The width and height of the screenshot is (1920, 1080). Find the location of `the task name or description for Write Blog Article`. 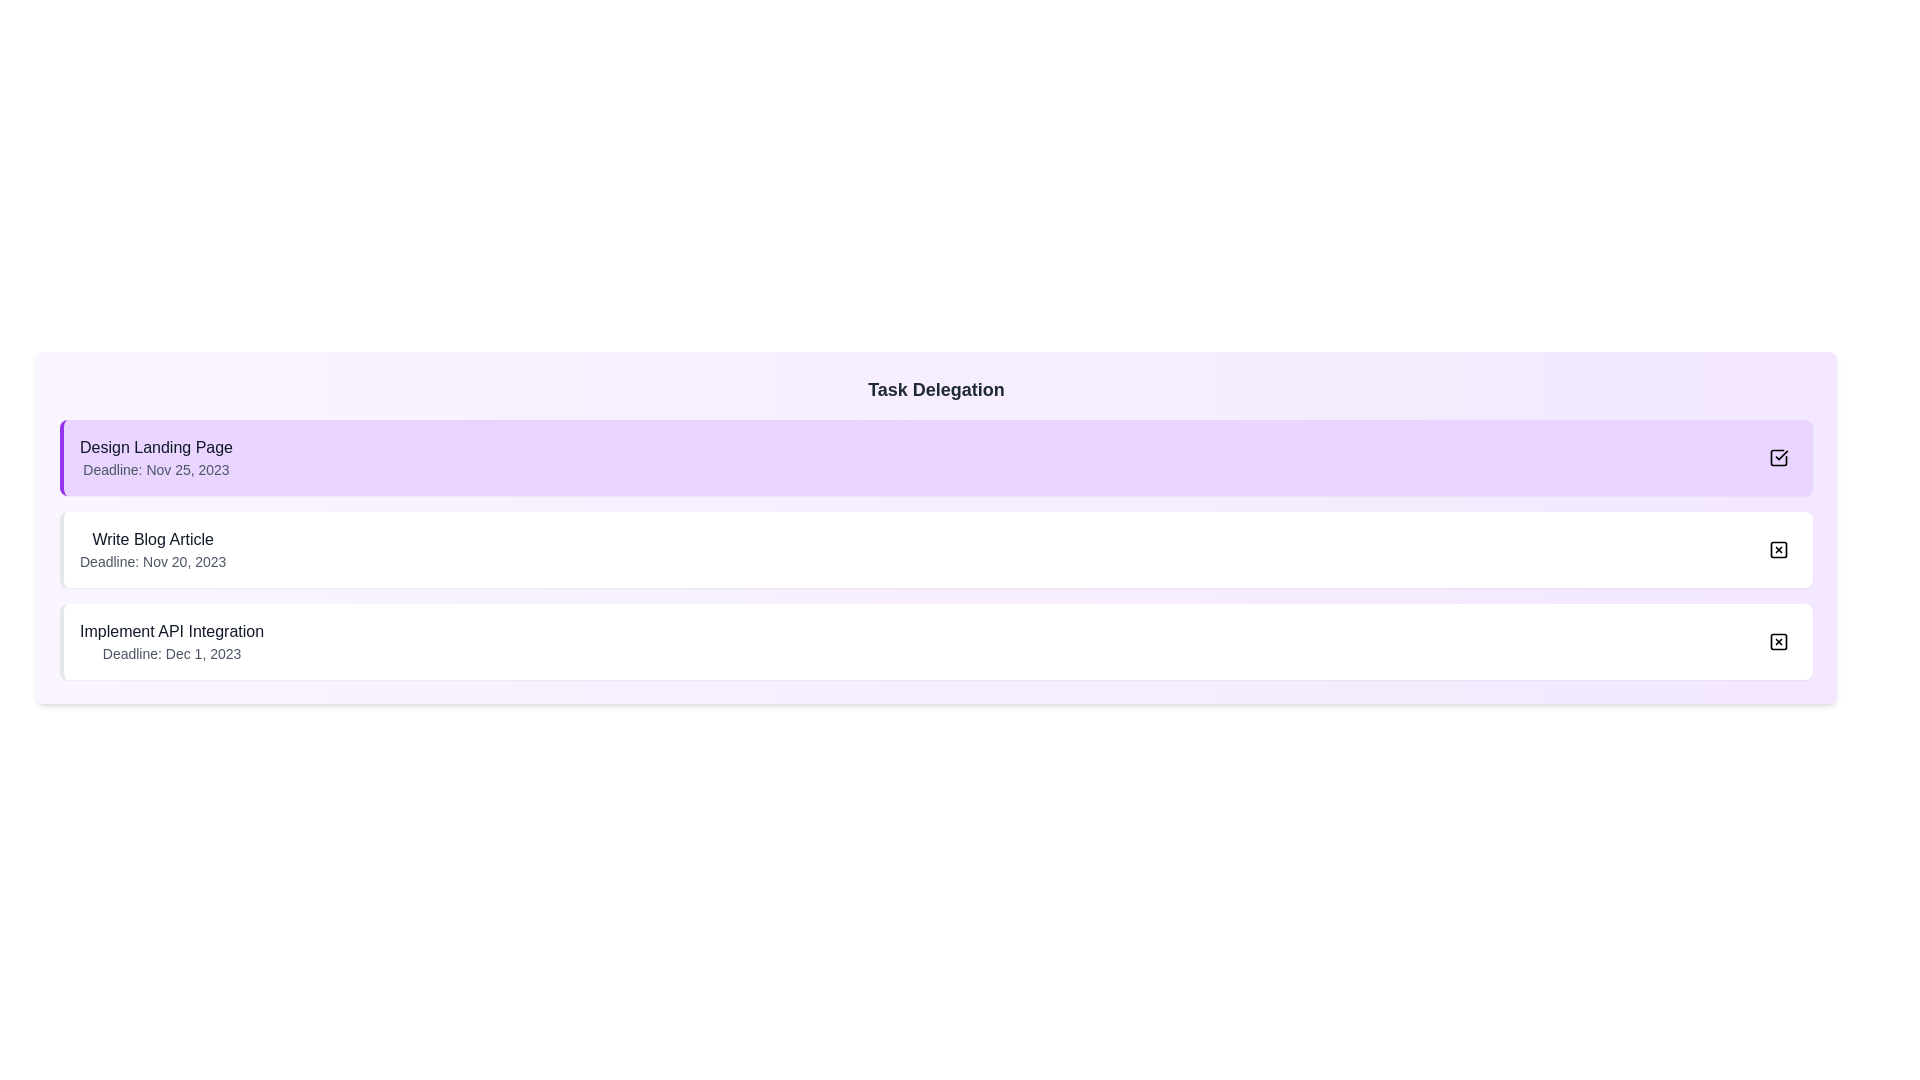

the task name or description for Write Blog Article is located at coordinates (152, 550).